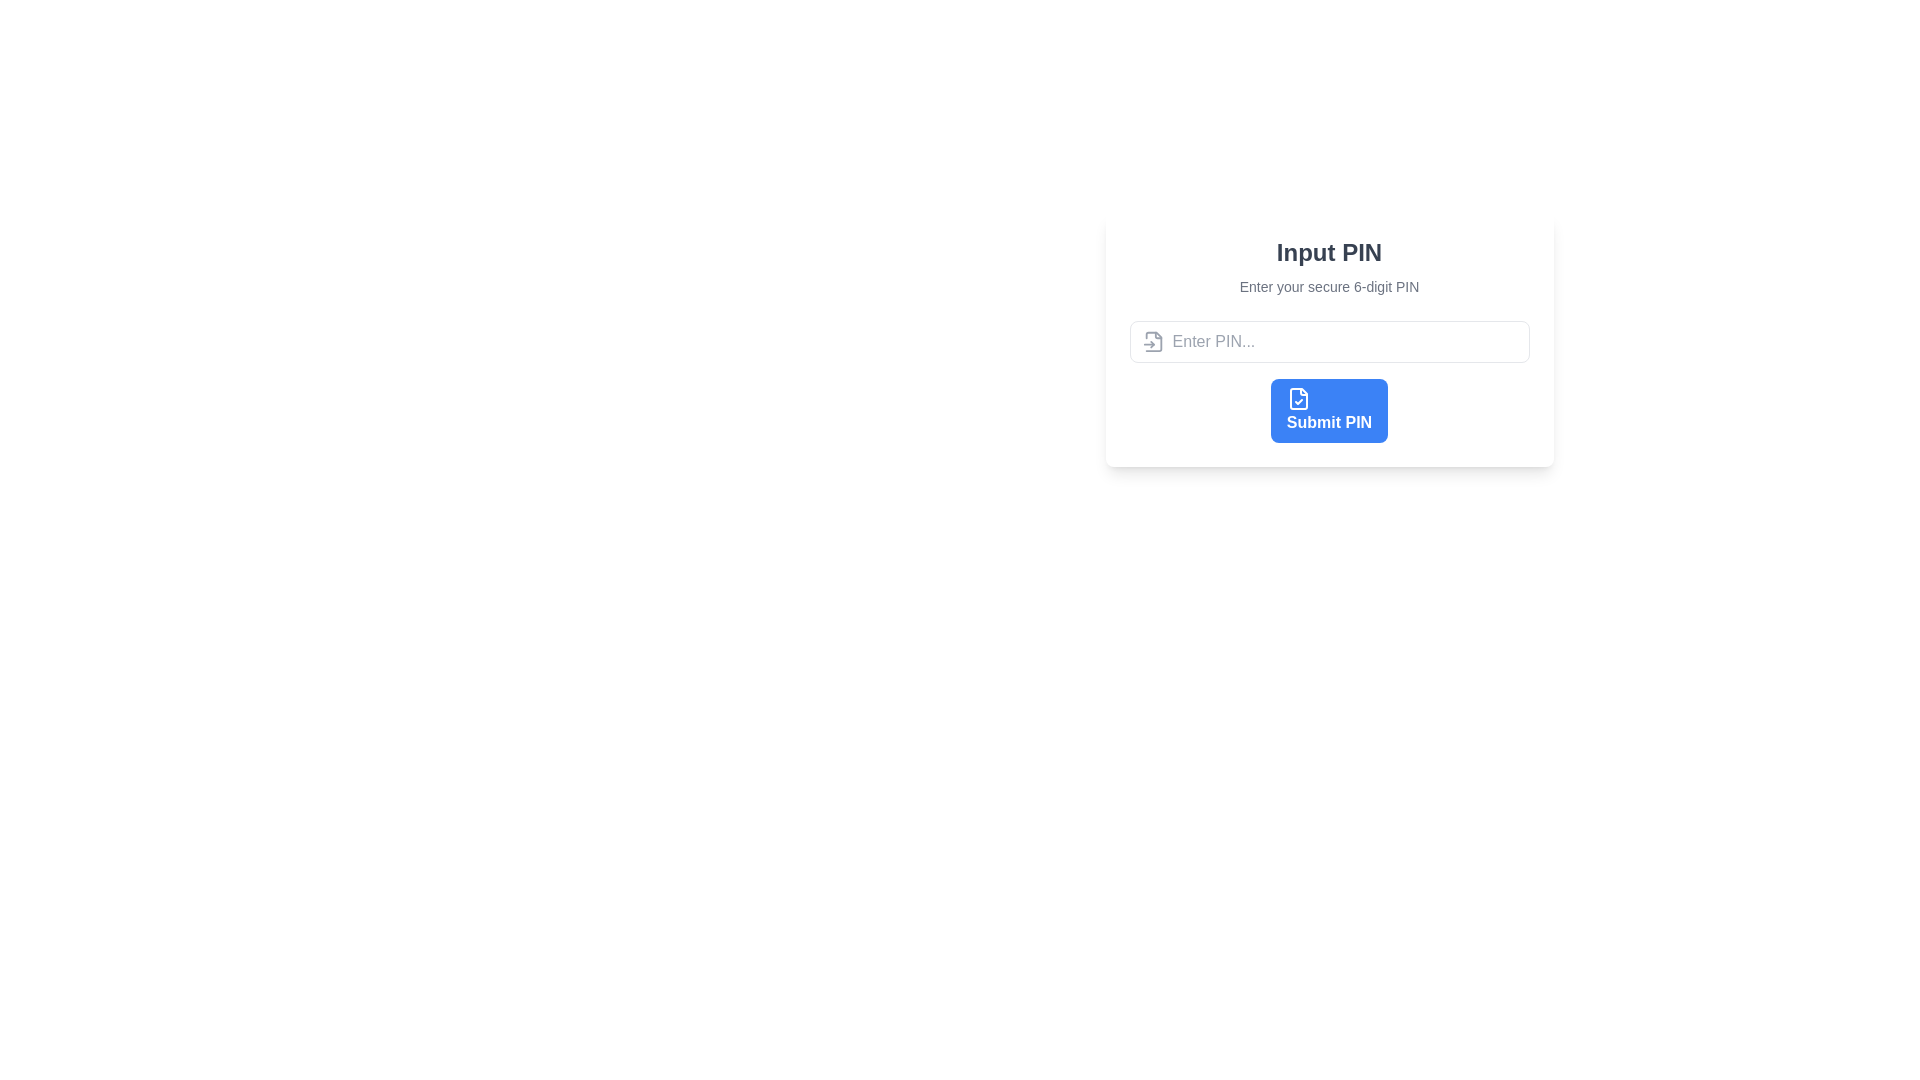 The height and width of the screenshot is (1080, 1920). What do you see at coordinates (1329, 286) in the screenshot?
I see `the instructional text label that describes the format or type of PIN needed for input, located beneath the 'Input PIN' title` at bounding box center [1329, 286].